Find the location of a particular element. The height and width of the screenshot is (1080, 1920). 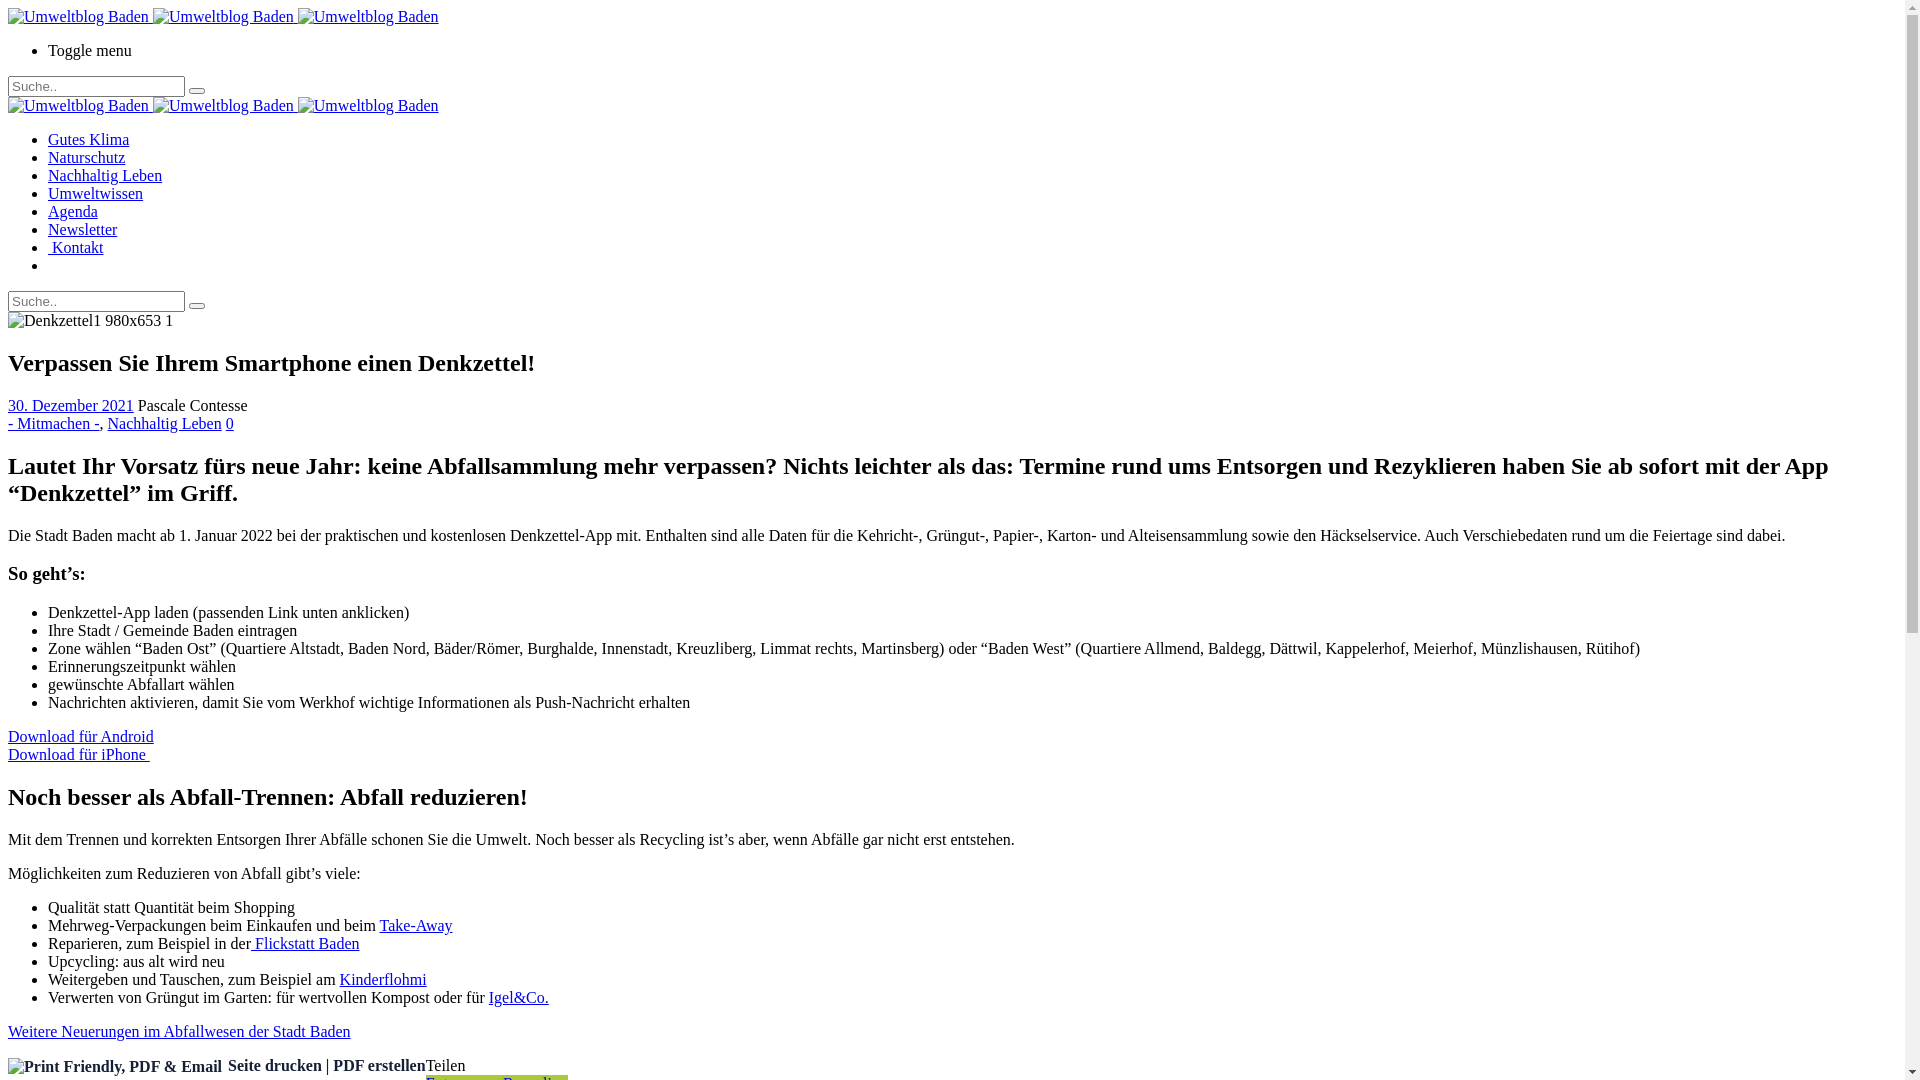

'Weitere Neuerungen im Abfallwesen der Stadt Baden' is located at coordinates (179, 1031).